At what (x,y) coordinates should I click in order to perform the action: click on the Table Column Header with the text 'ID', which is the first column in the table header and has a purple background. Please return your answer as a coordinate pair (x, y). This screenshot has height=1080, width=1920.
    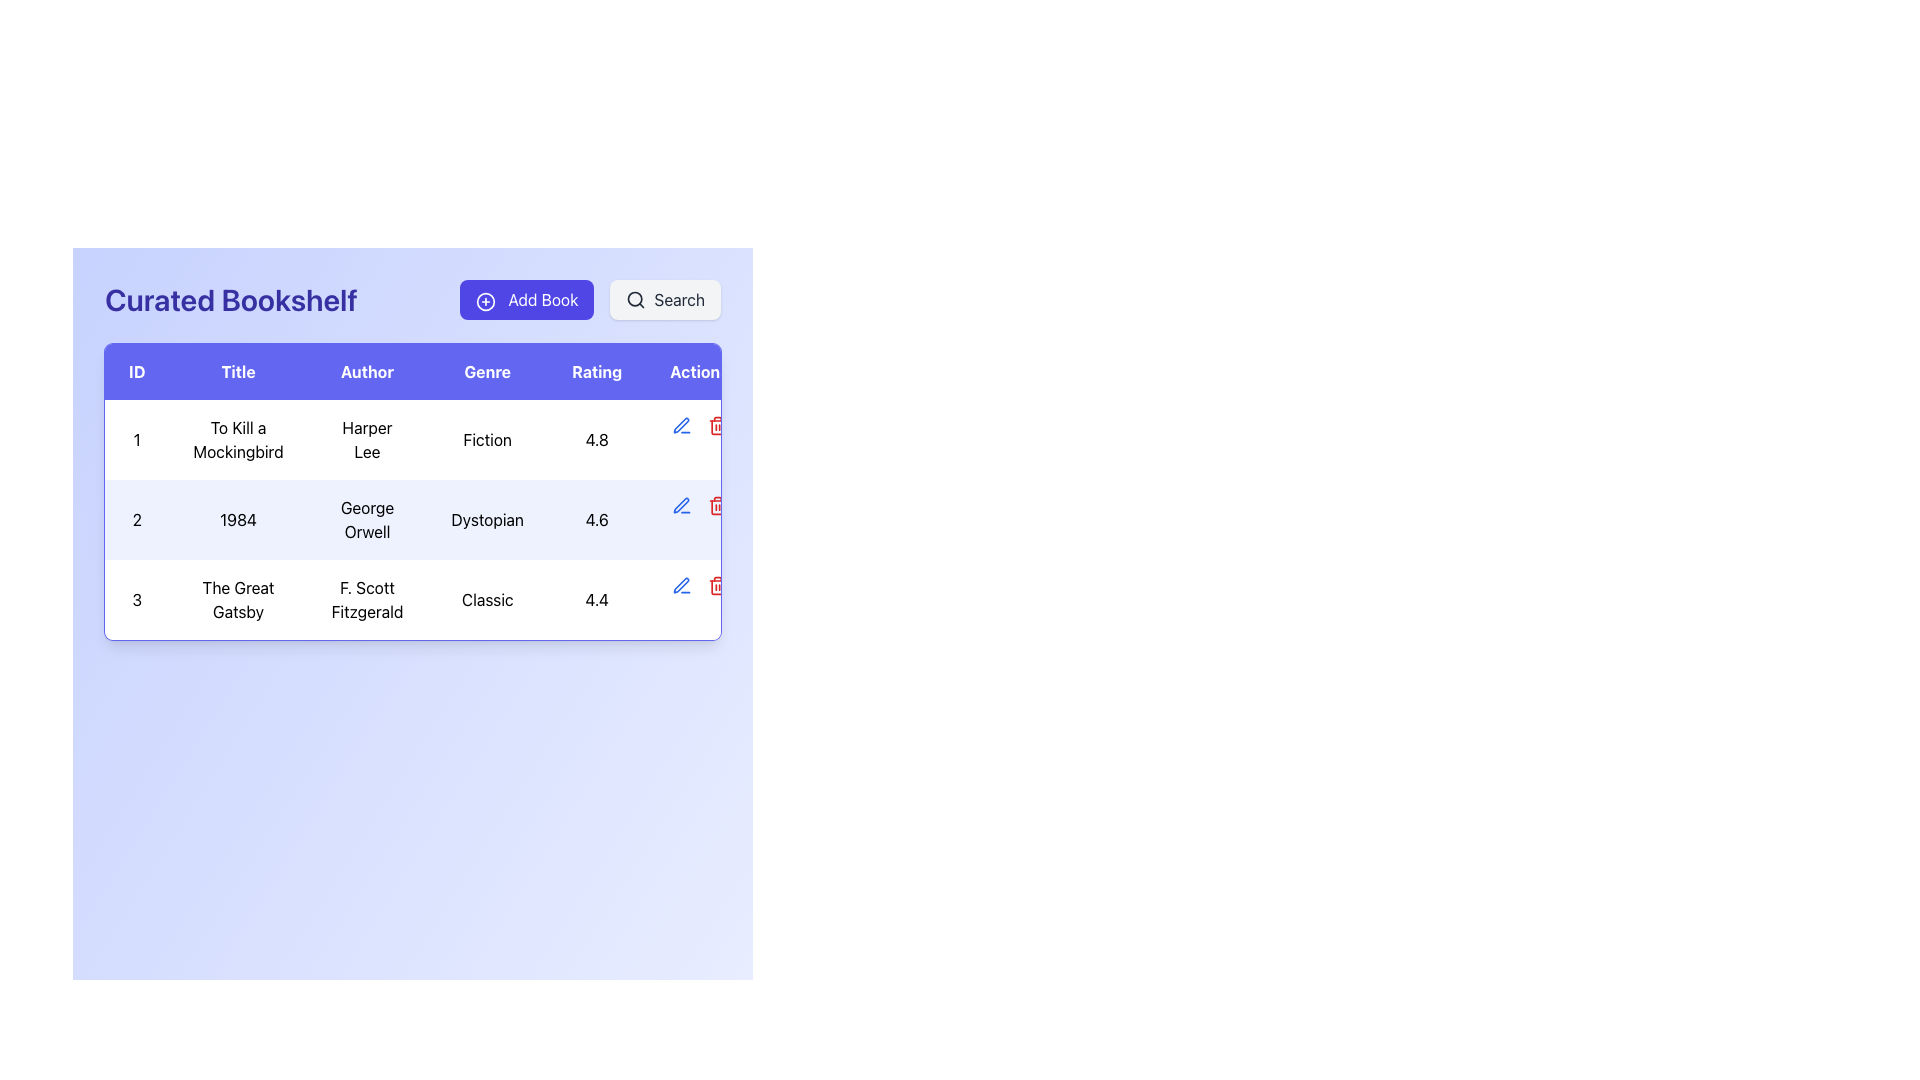
    Looking at the image, I should click on (136, 371).